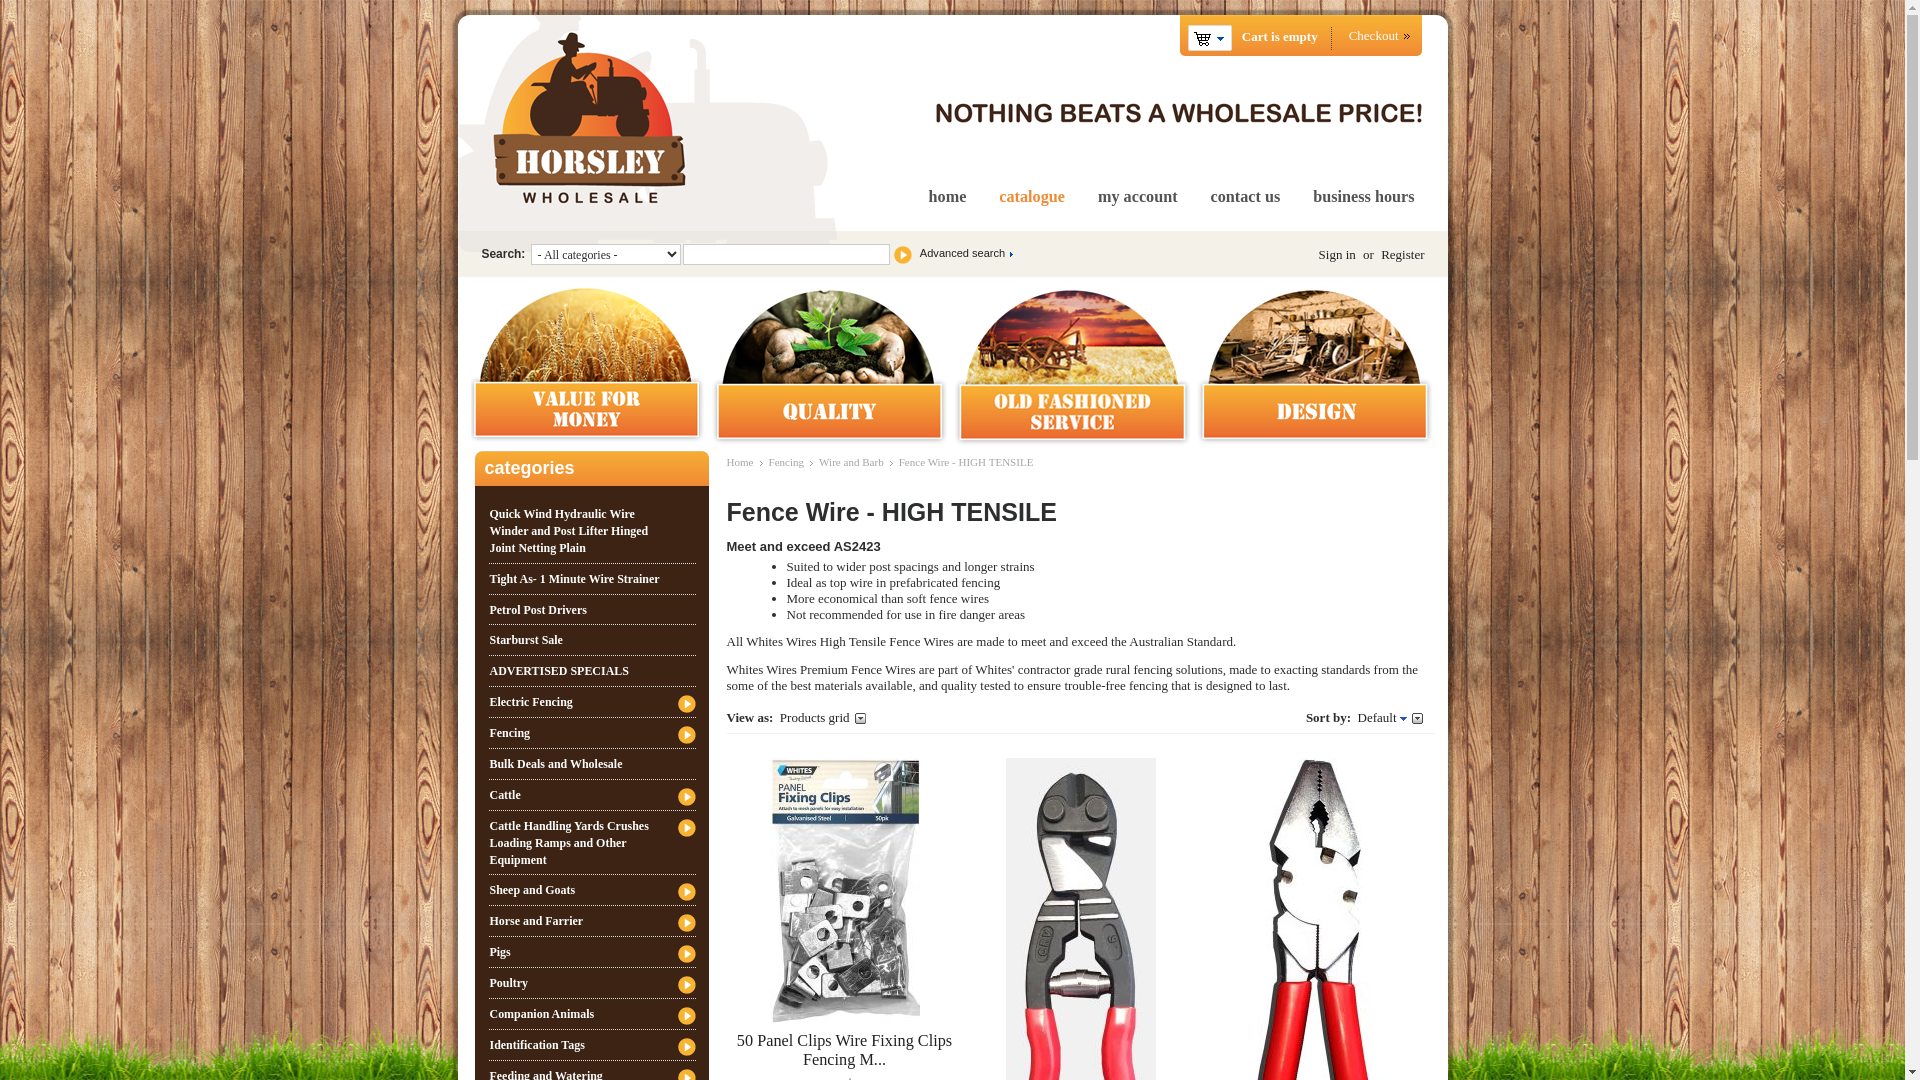 The width and height of the screenshot is (1920, 1080). What do you see at coordinates (1209, 196) in the screenshot?
I see `'contact us'` at bounding box center [1209, 196].